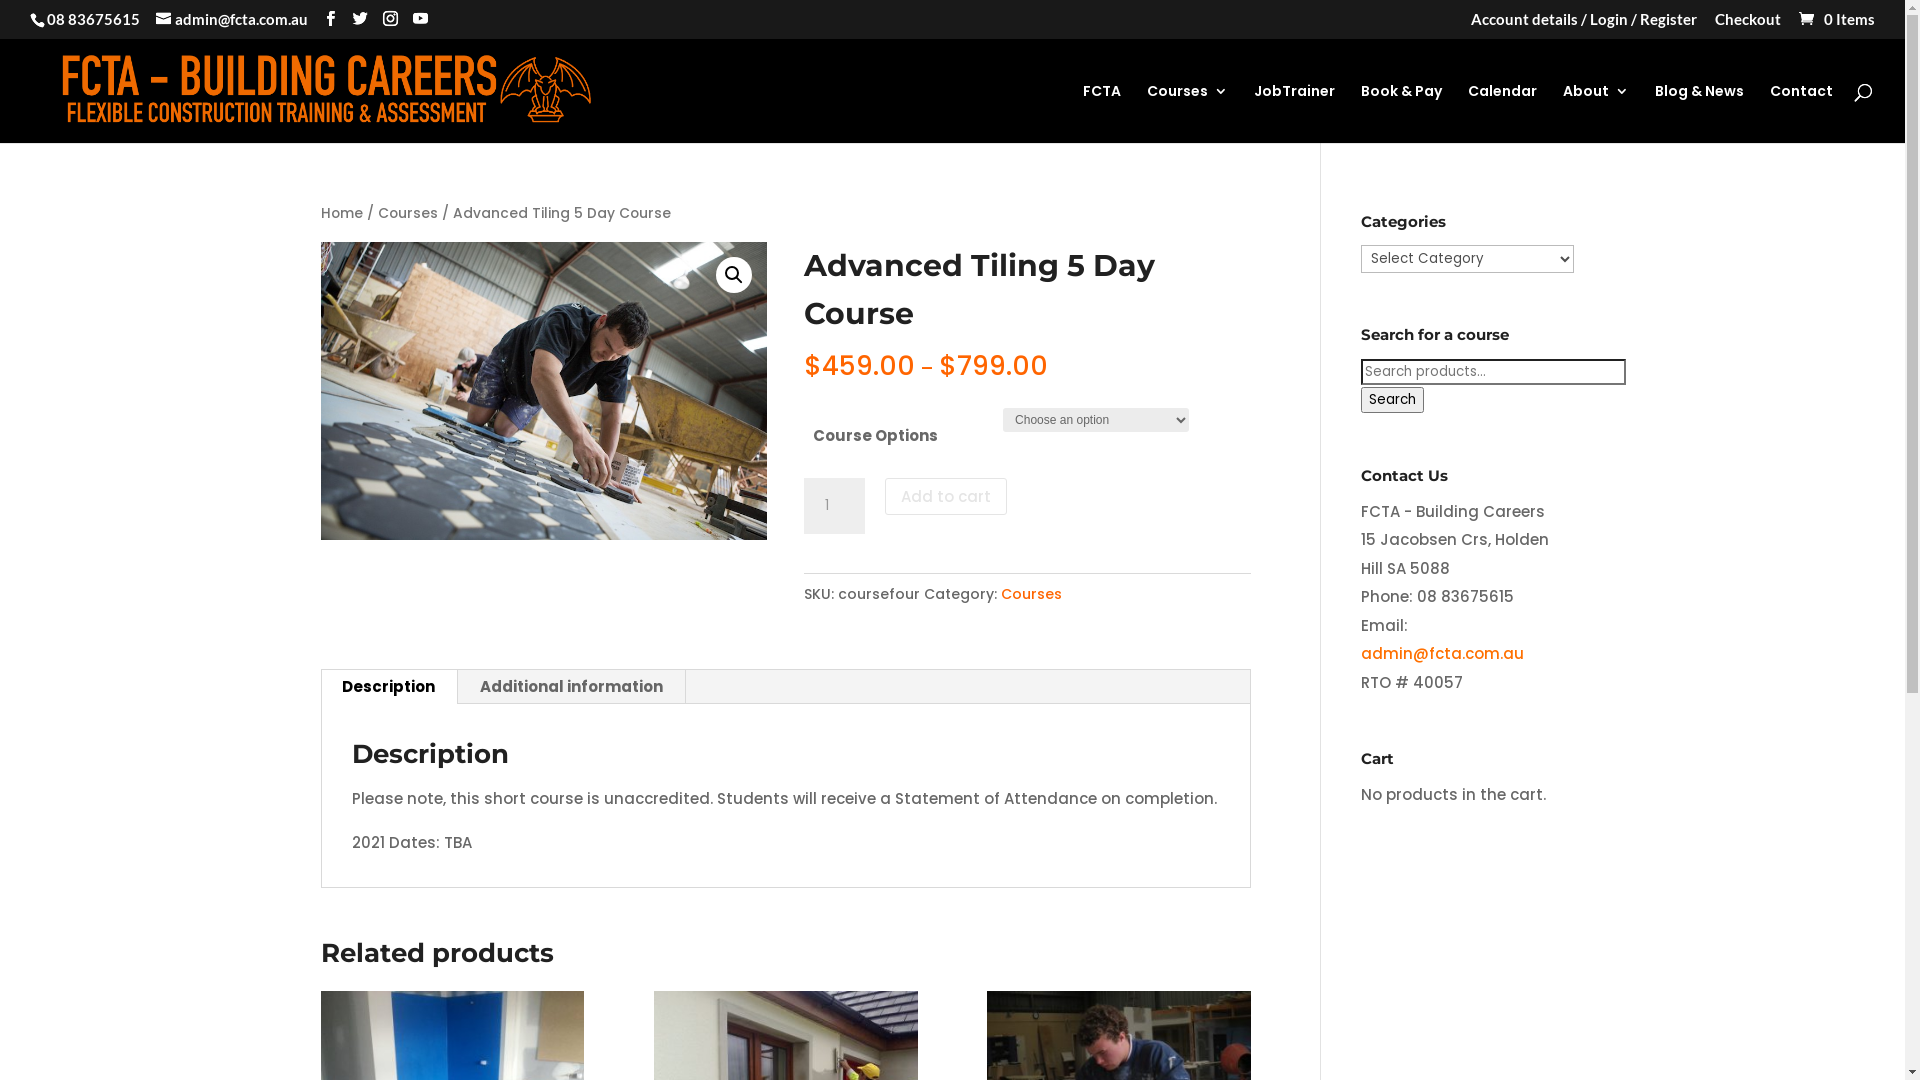  What do you see at coordinates (1698, 113) in the screenshot?
I see `'Blog & News'` at bounding box center [1698, 113].